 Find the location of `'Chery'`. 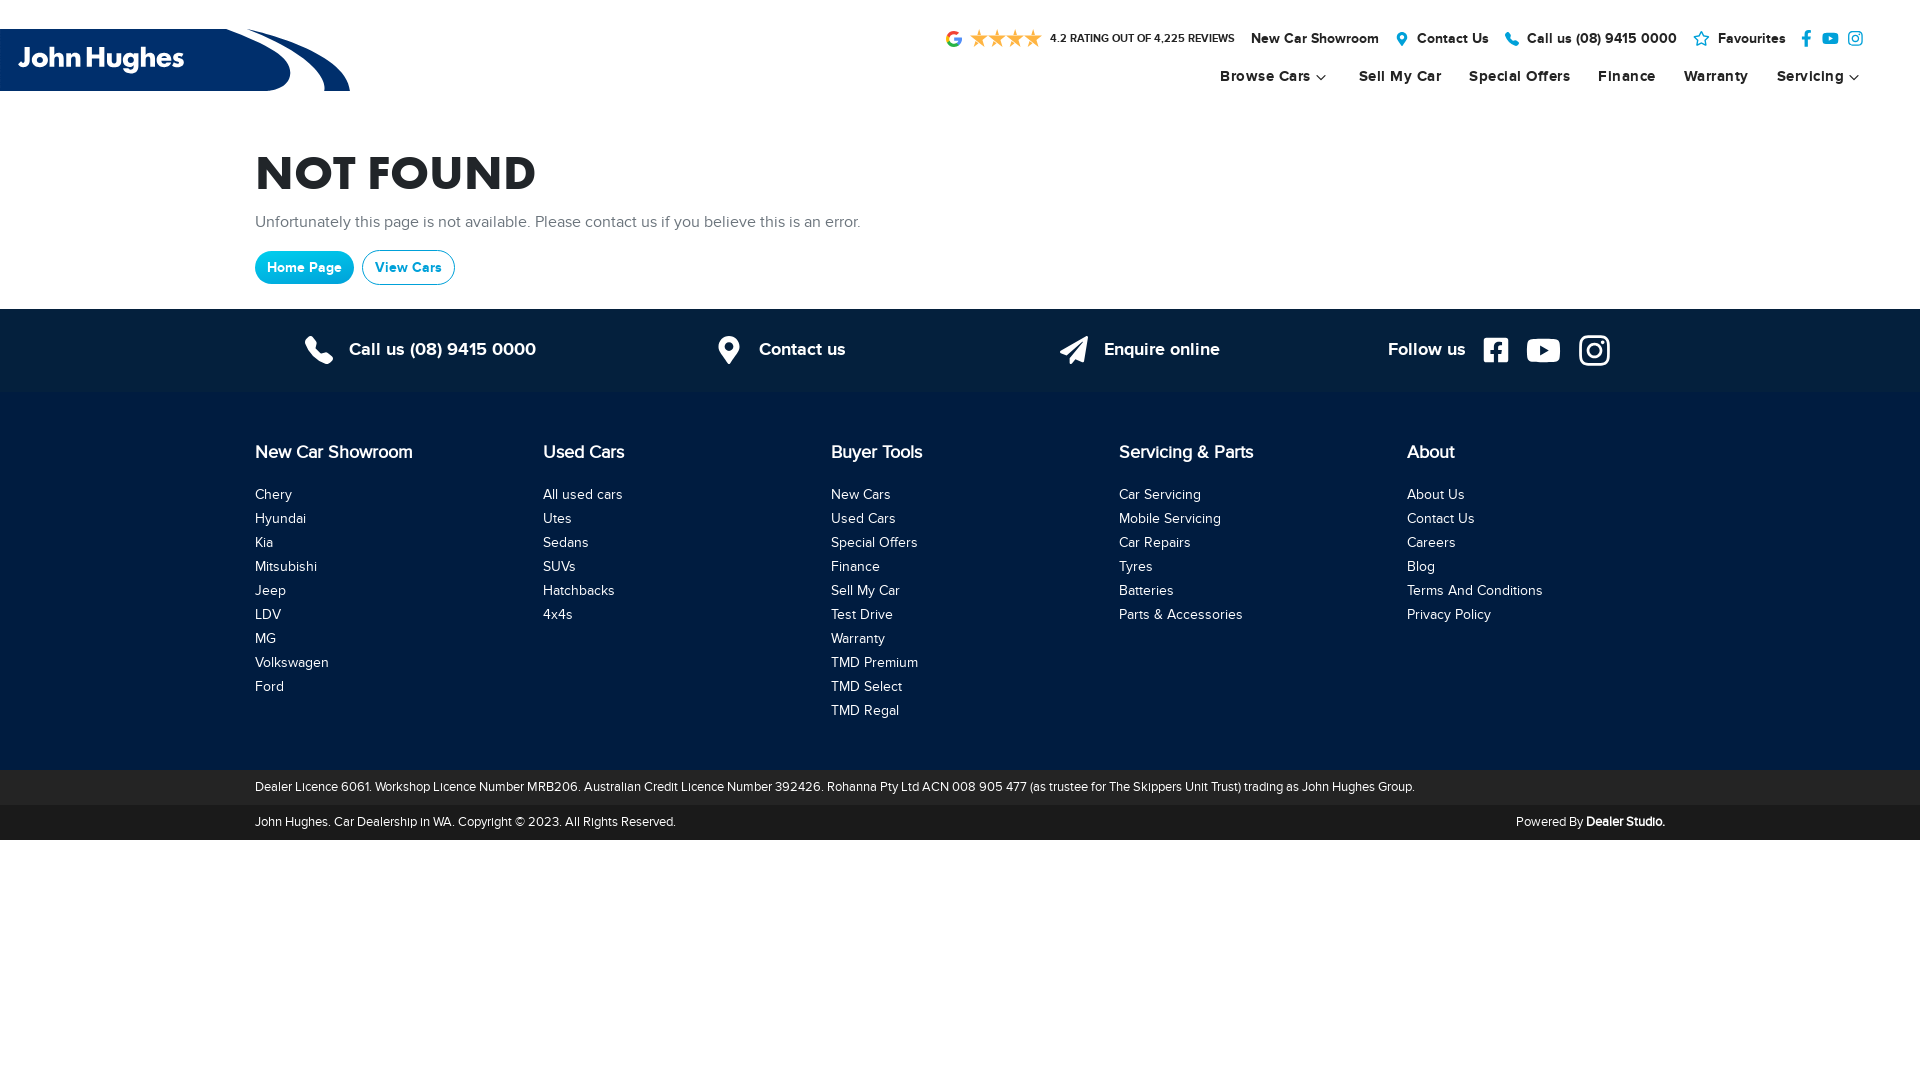

'Chery' is located at coordinates (272, 494).